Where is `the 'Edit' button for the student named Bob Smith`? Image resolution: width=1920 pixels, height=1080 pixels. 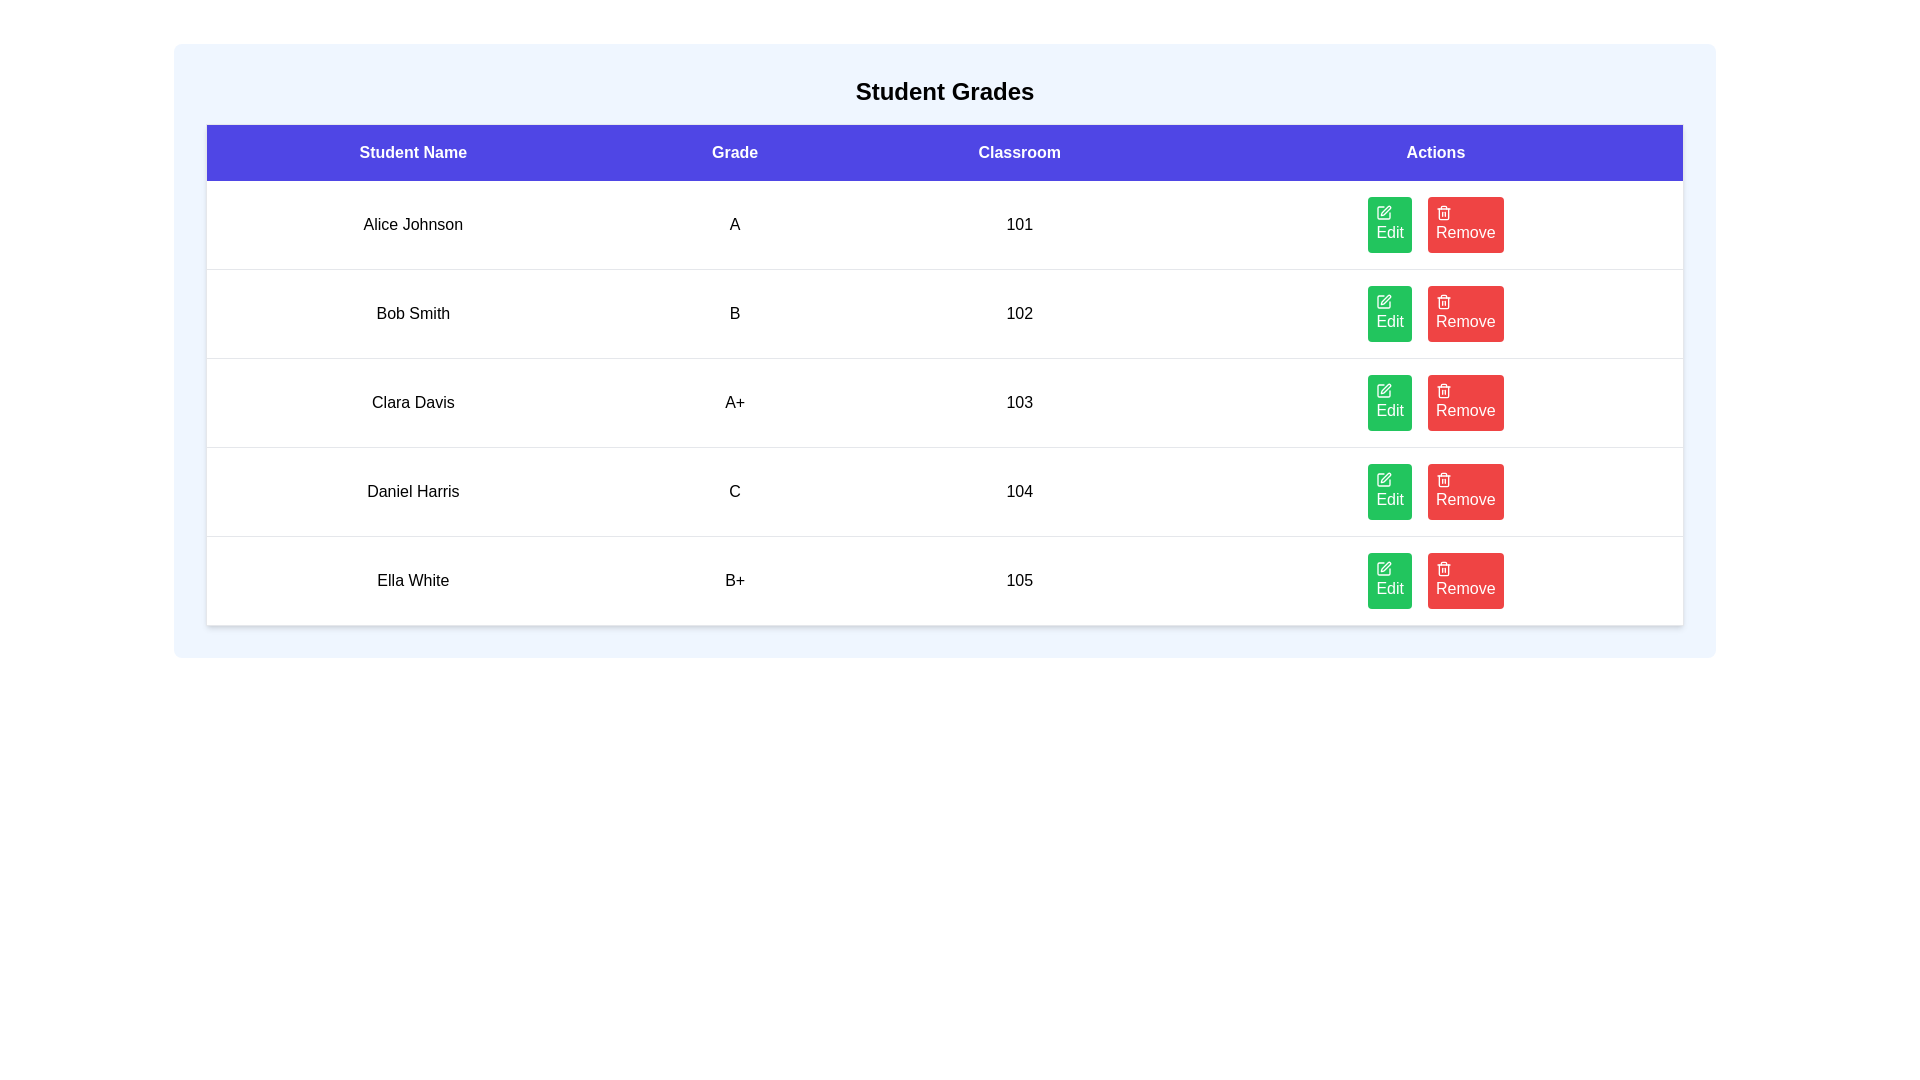
the 'Edit' button for the student named Bob Smith is located at coordinates (1389, 313).